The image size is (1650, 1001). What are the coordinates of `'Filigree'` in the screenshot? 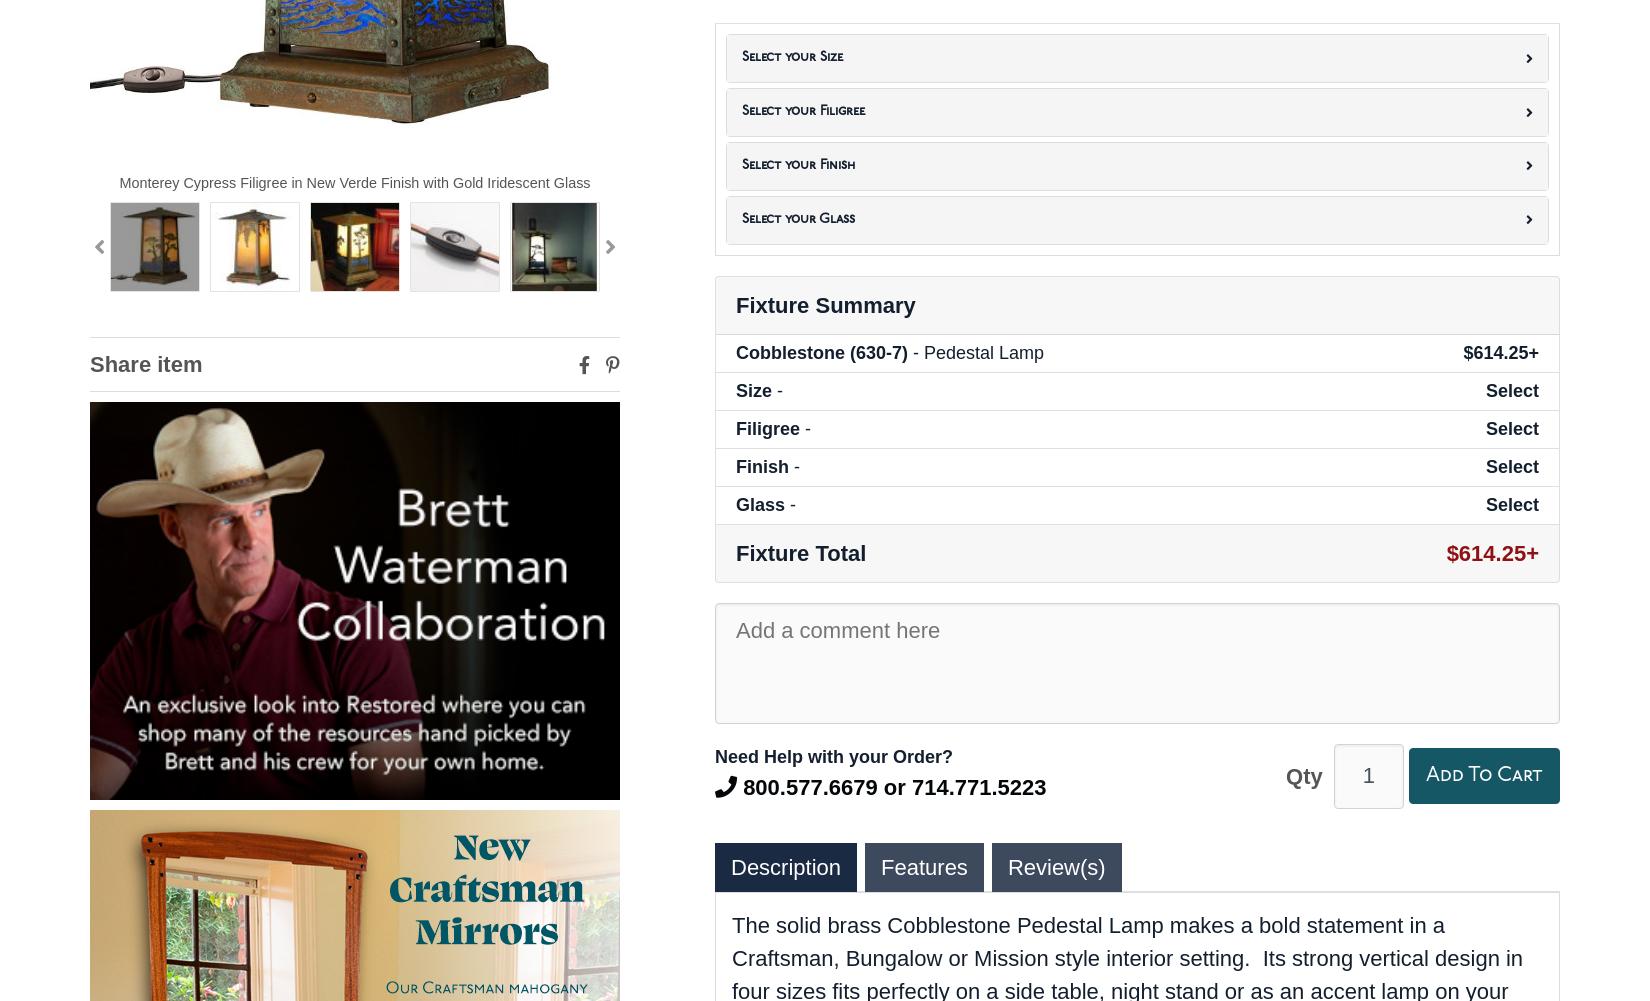 It's located at (767, 427).